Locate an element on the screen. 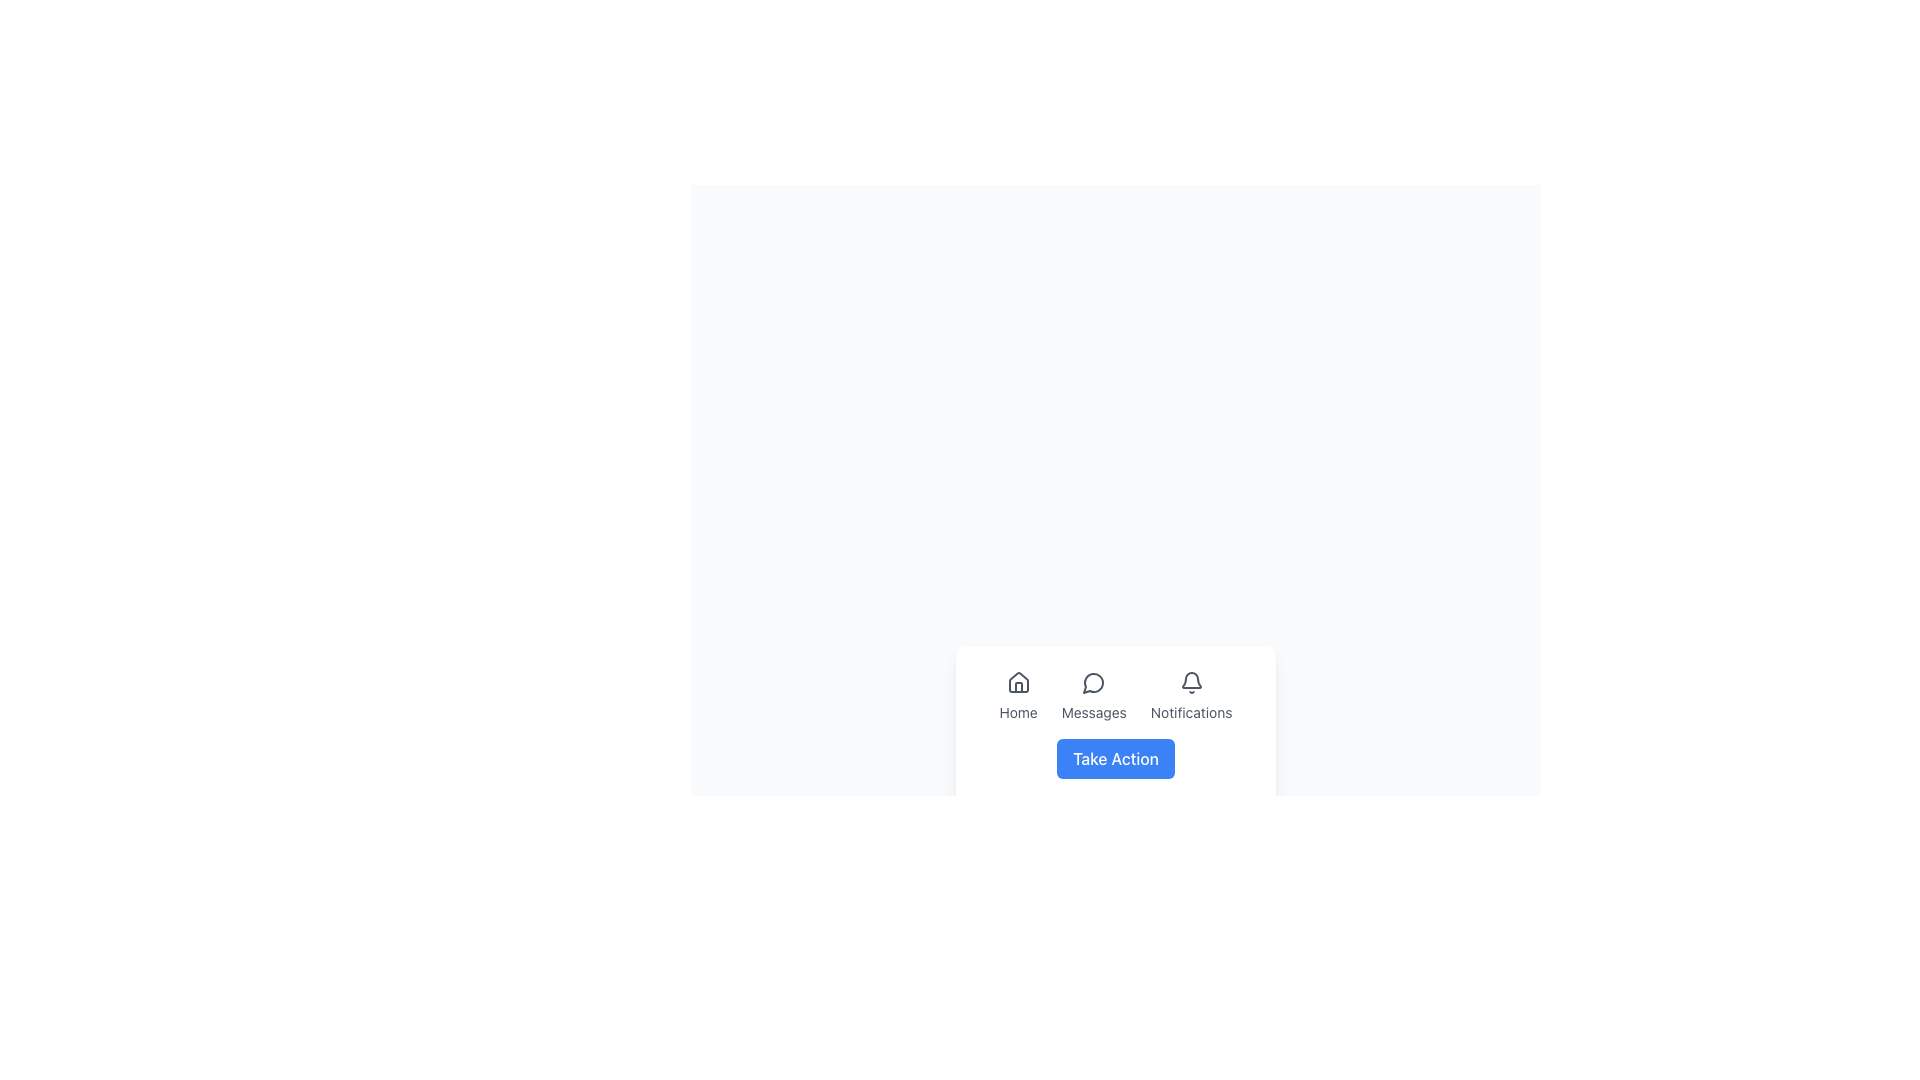 The height and width of the screenshot is (1080, 1920). the bell icon in the Notifications navigation button is located at coordinates (1191, 681).